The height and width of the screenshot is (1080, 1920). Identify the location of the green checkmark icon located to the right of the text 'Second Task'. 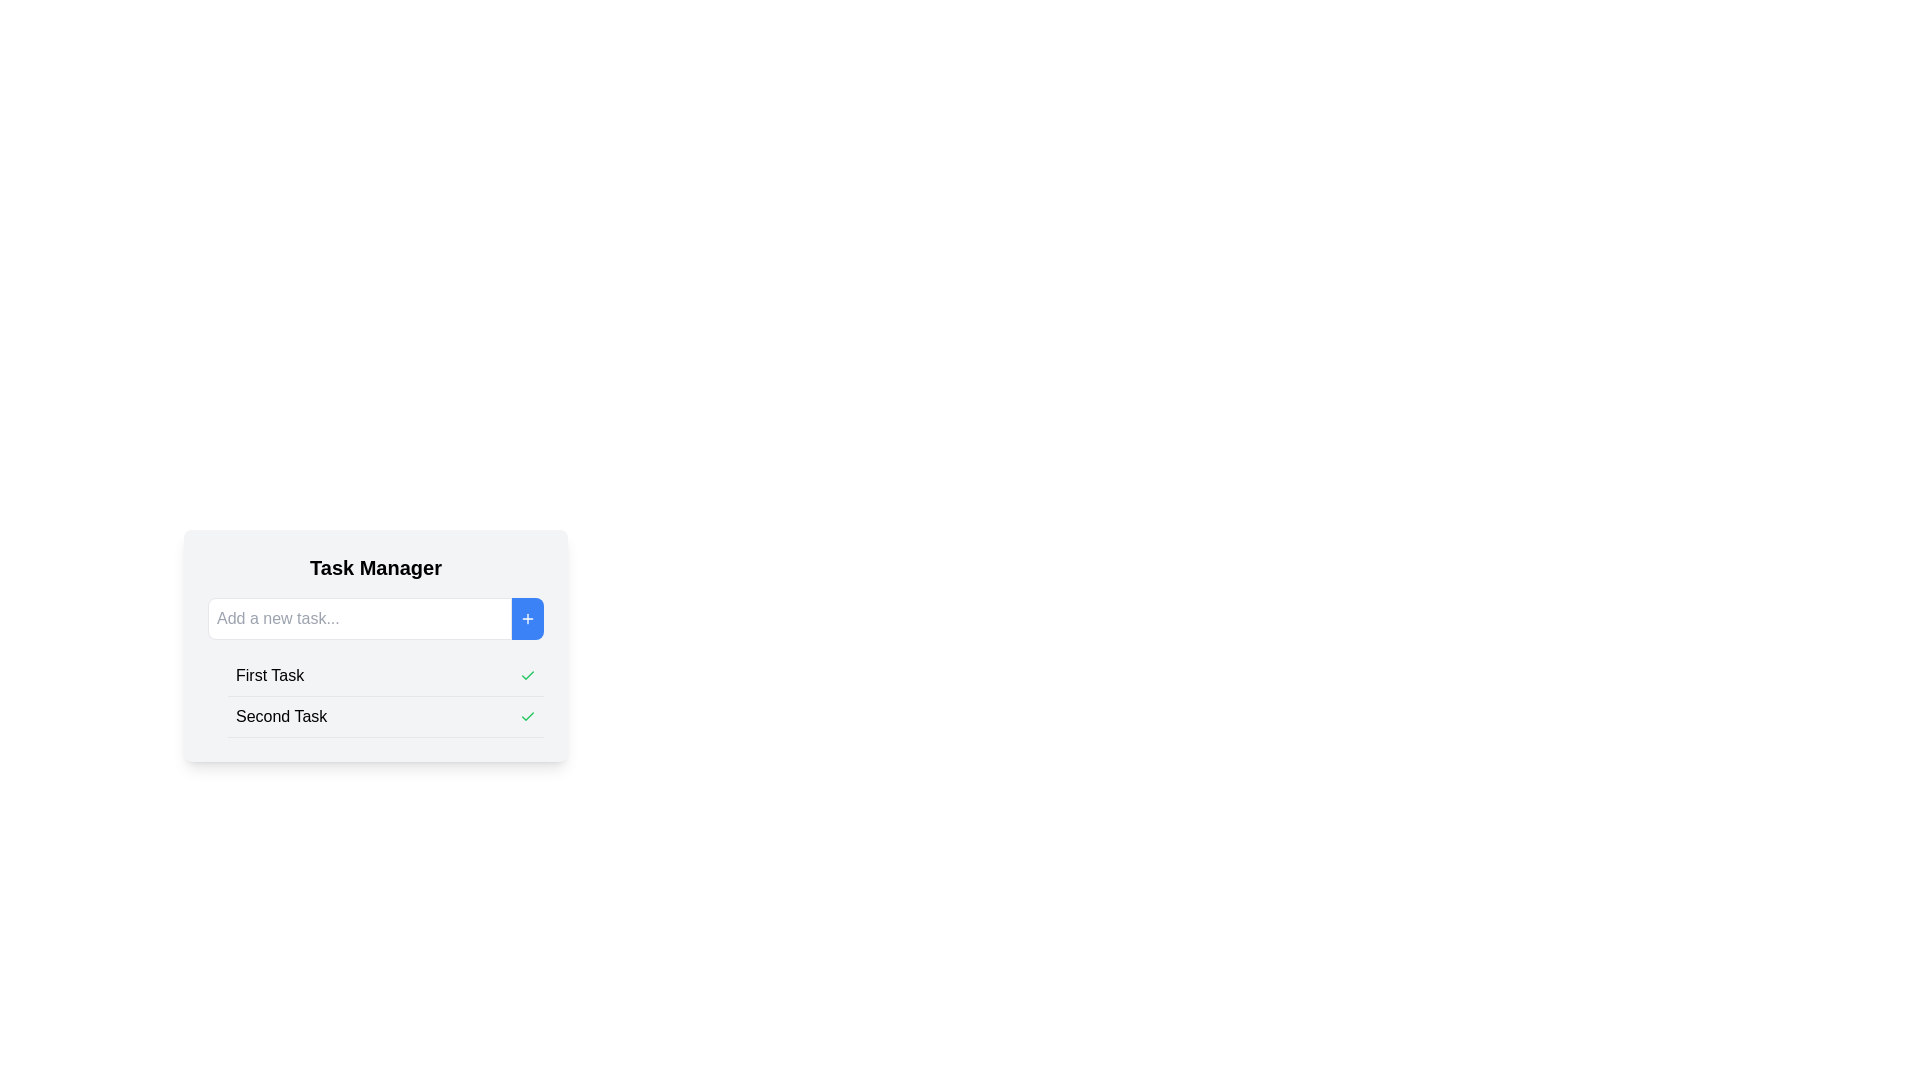
(528, 716).